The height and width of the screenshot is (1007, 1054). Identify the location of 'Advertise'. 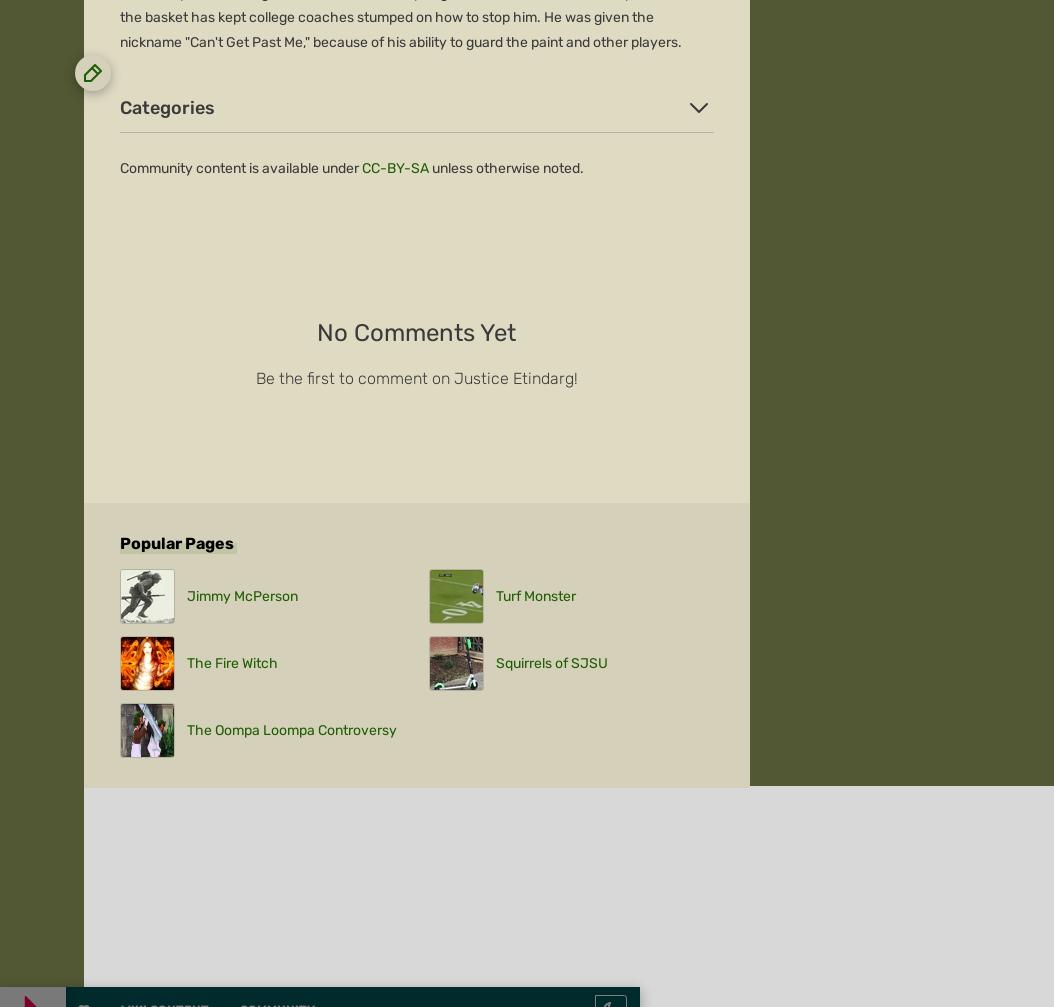
(118, 576).